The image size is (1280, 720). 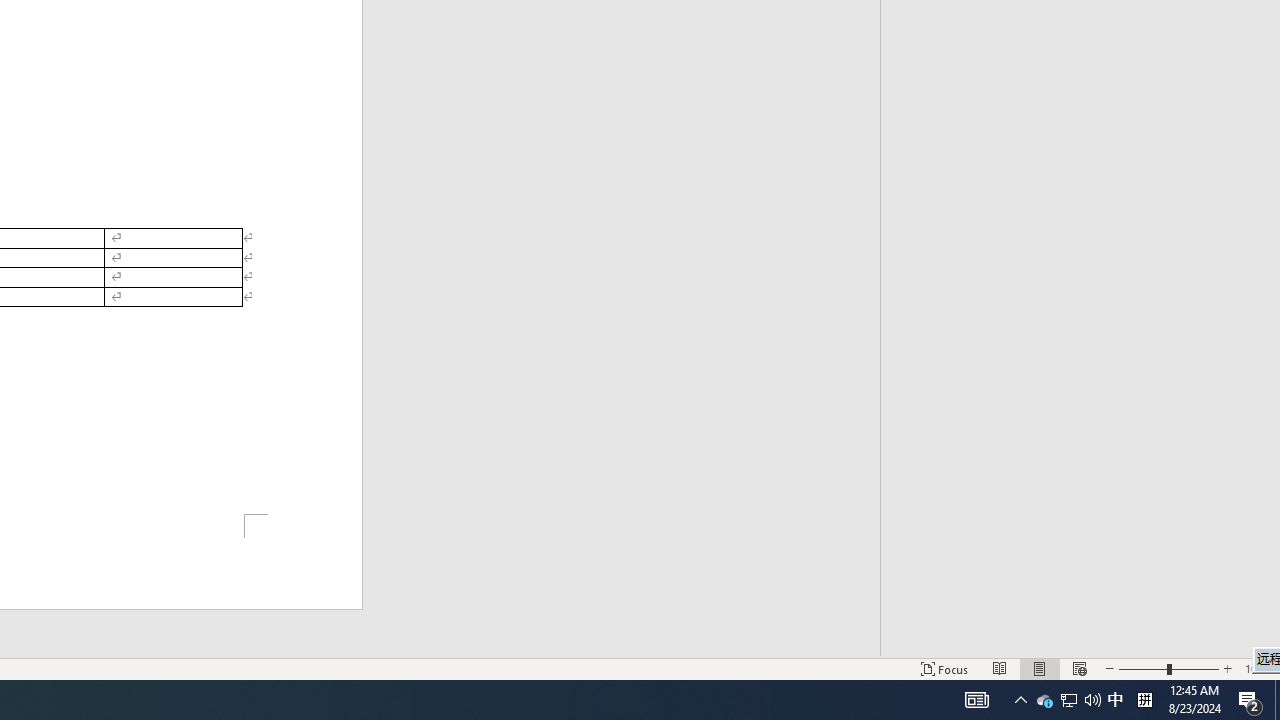 What do you see at coordinates (1257, 669) in the screenshot?
I see `'Zoom 100%'` at bounding box center [1257, 669].